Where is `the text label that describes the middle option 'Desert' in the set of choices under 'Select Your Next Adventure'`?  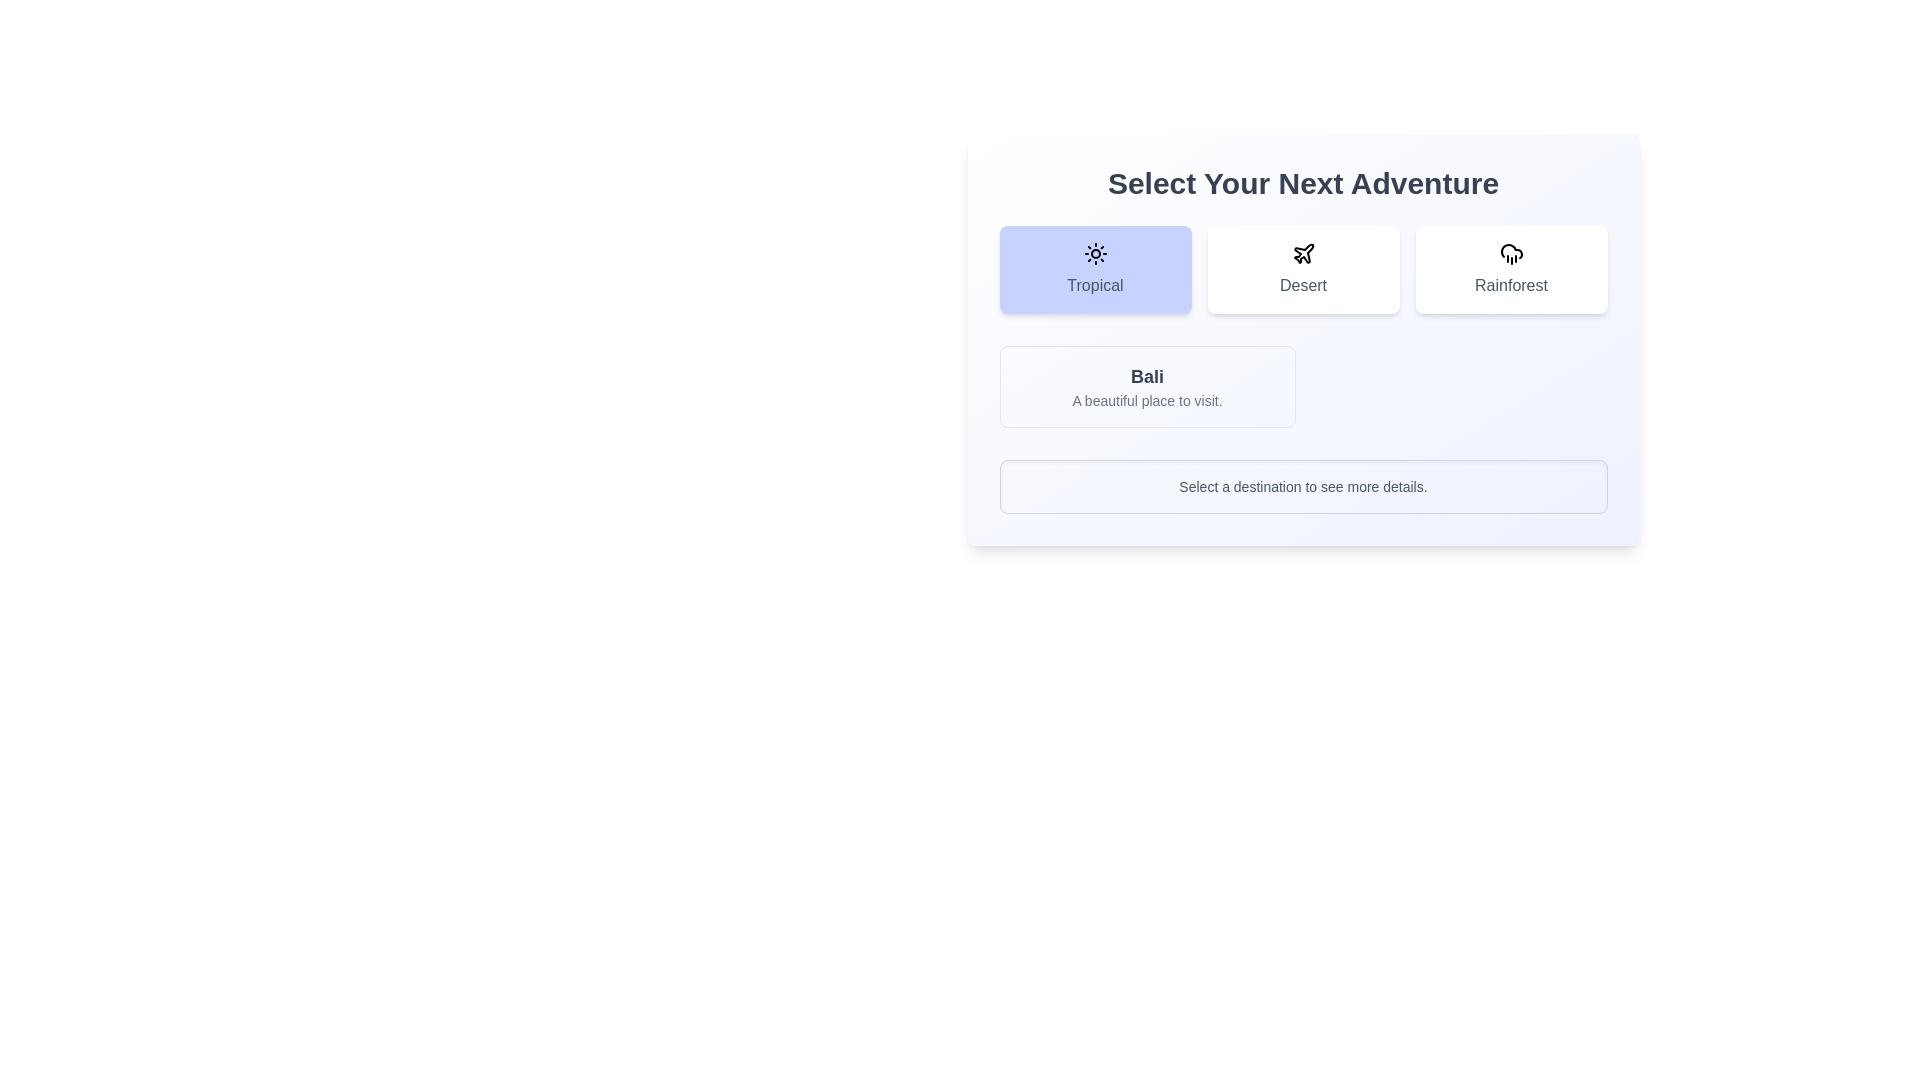 the text label that describes the middle option 'Desert' in the set of choices under 'Select Your Next Adventure' is located at coordinates (1303, 285).